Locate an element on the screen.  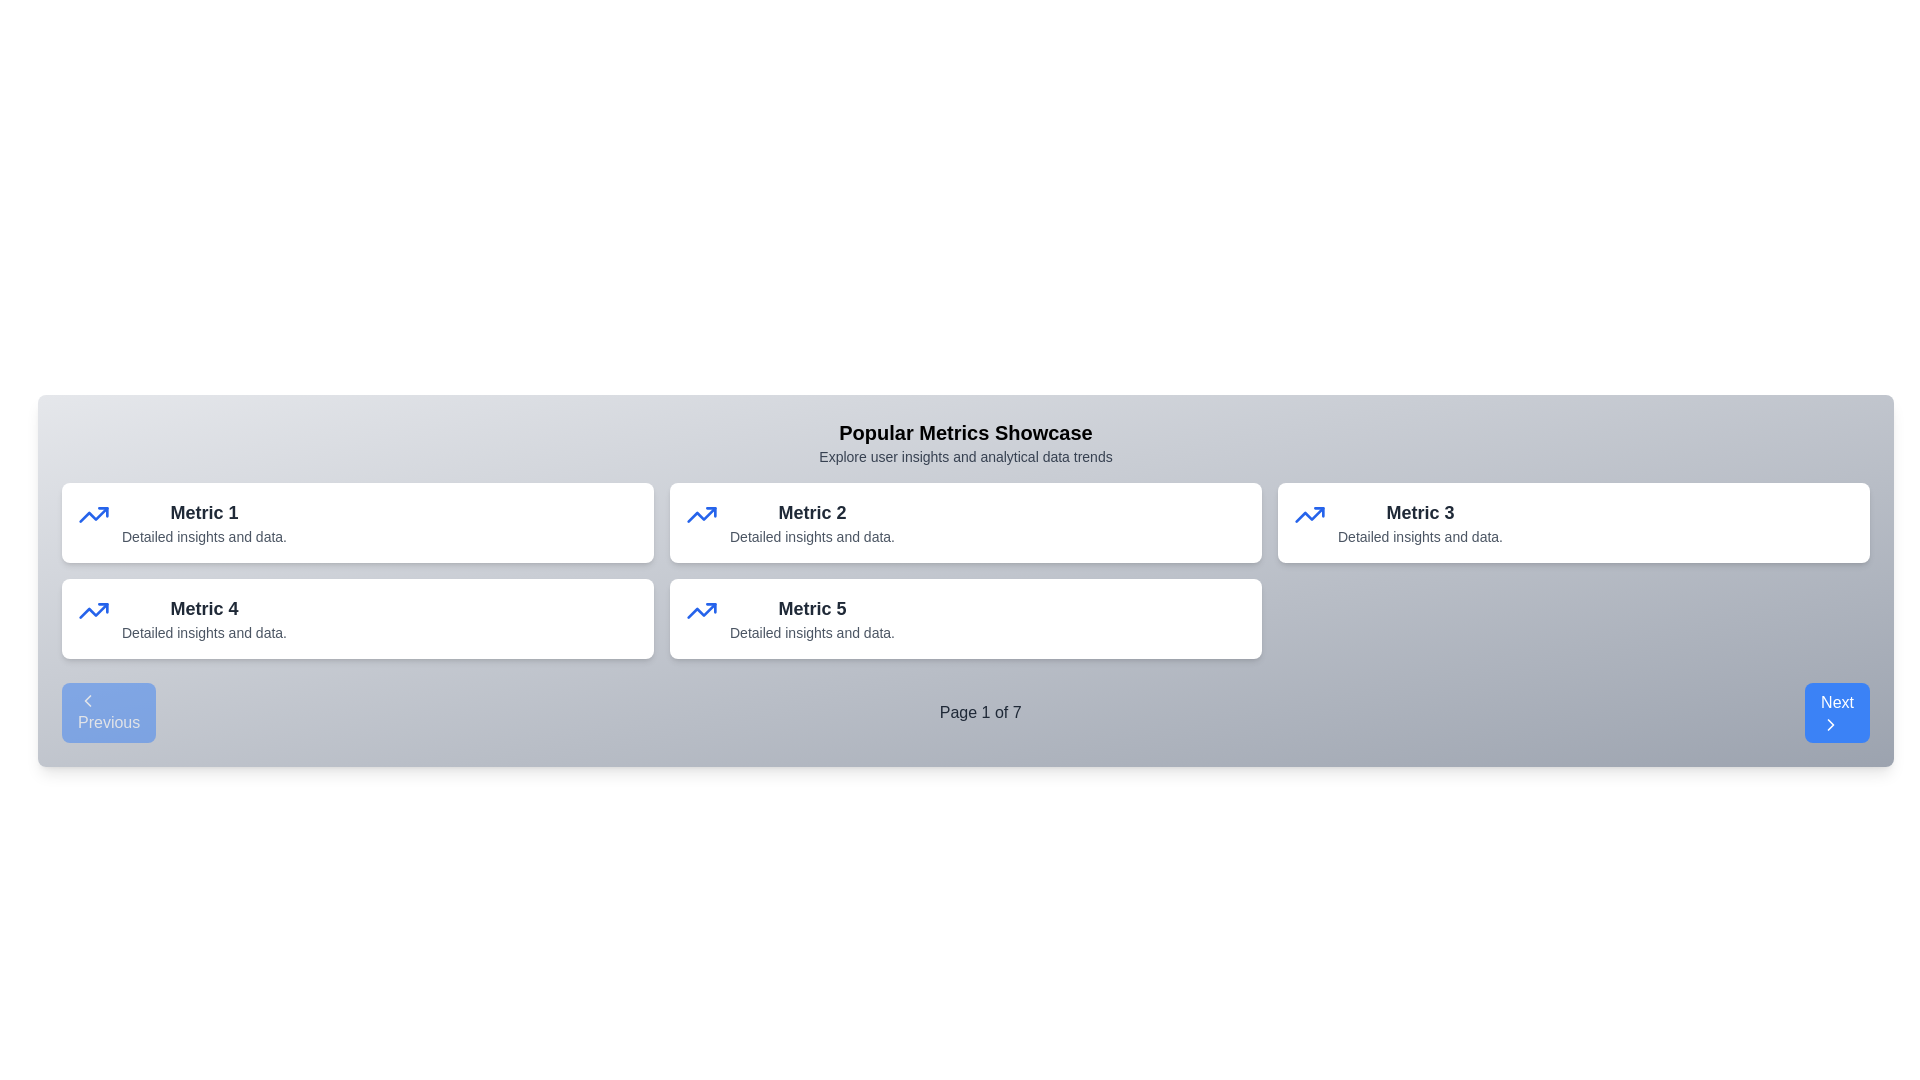
the 'Previous' button, which is a rounded rectangle with a blue background and white text, located in the bottom left corner of the navigation bar is located at coordinates (108, 712).